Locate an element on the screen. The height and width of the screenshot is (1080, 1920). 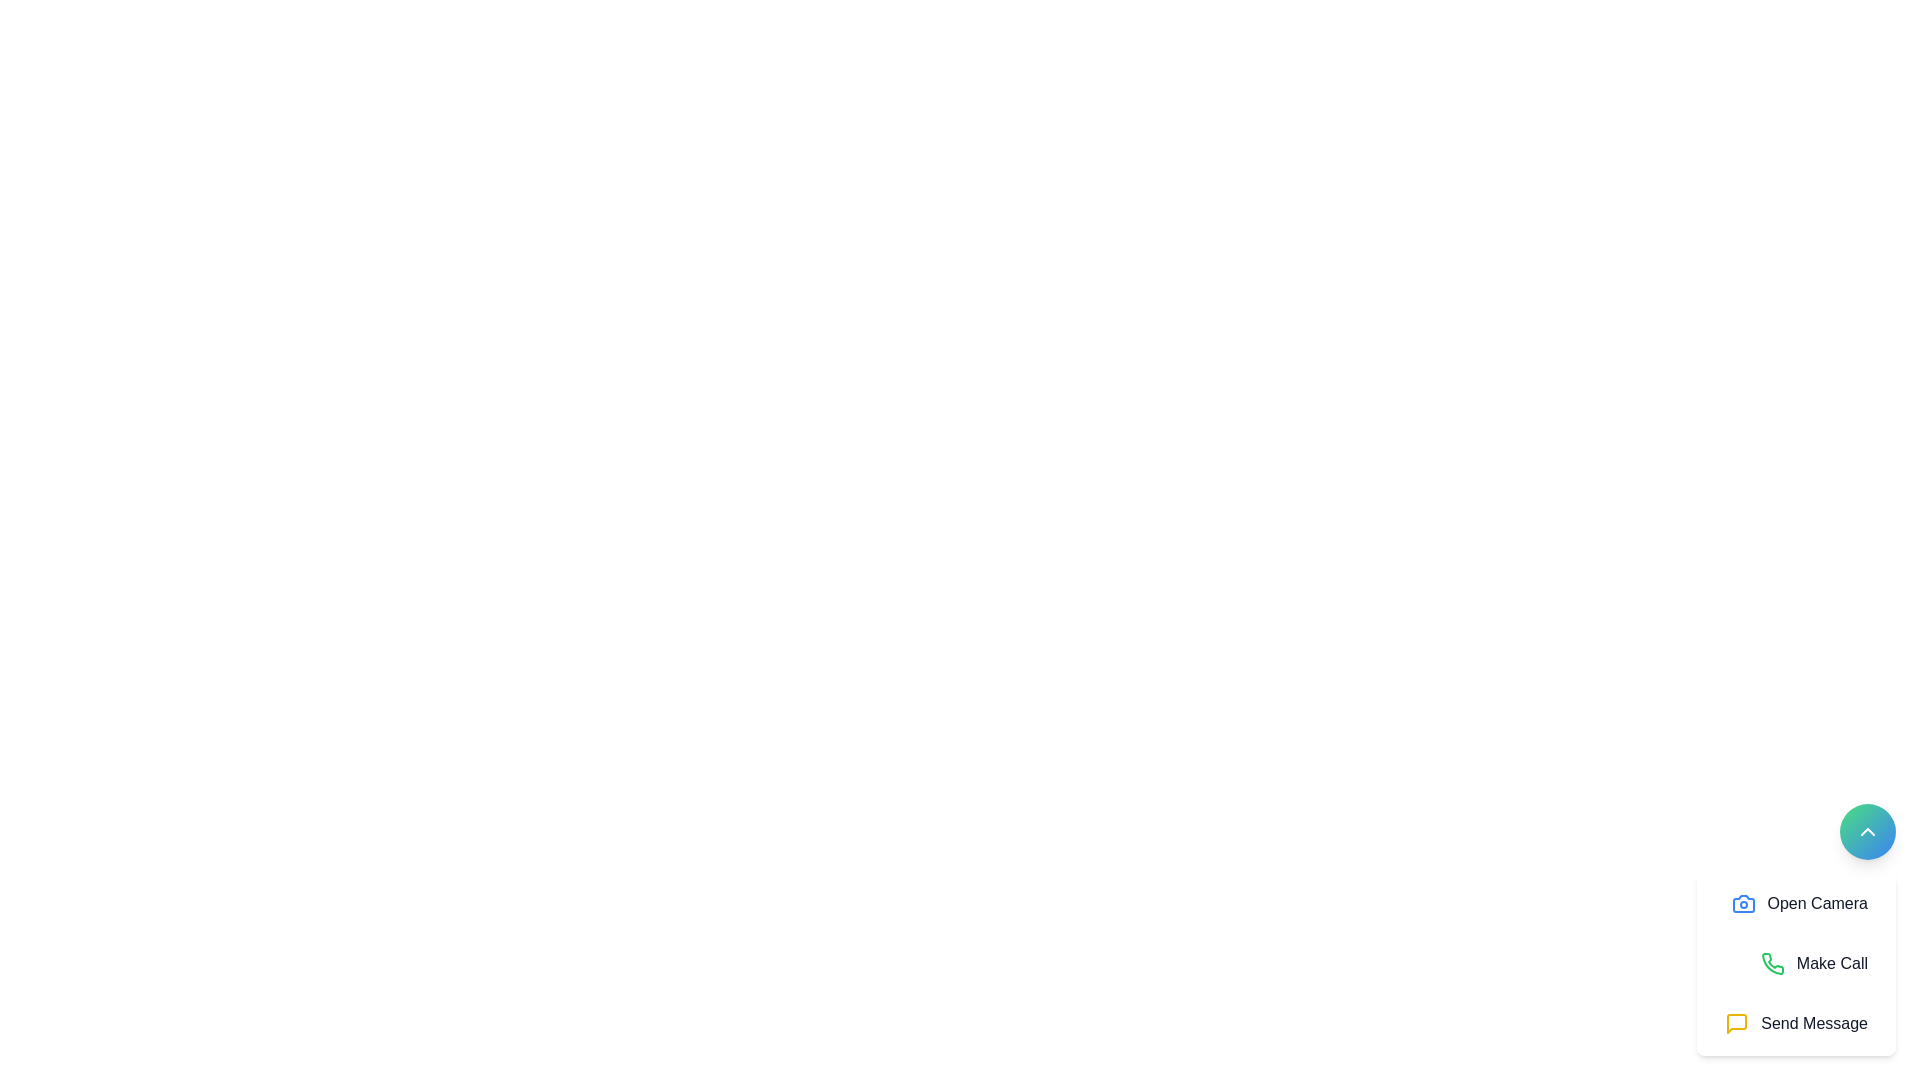
the 'Send Message' text label, which is styled in medium gray and located to the right of a yellow message icon is located at coordinates (1814, 1023).